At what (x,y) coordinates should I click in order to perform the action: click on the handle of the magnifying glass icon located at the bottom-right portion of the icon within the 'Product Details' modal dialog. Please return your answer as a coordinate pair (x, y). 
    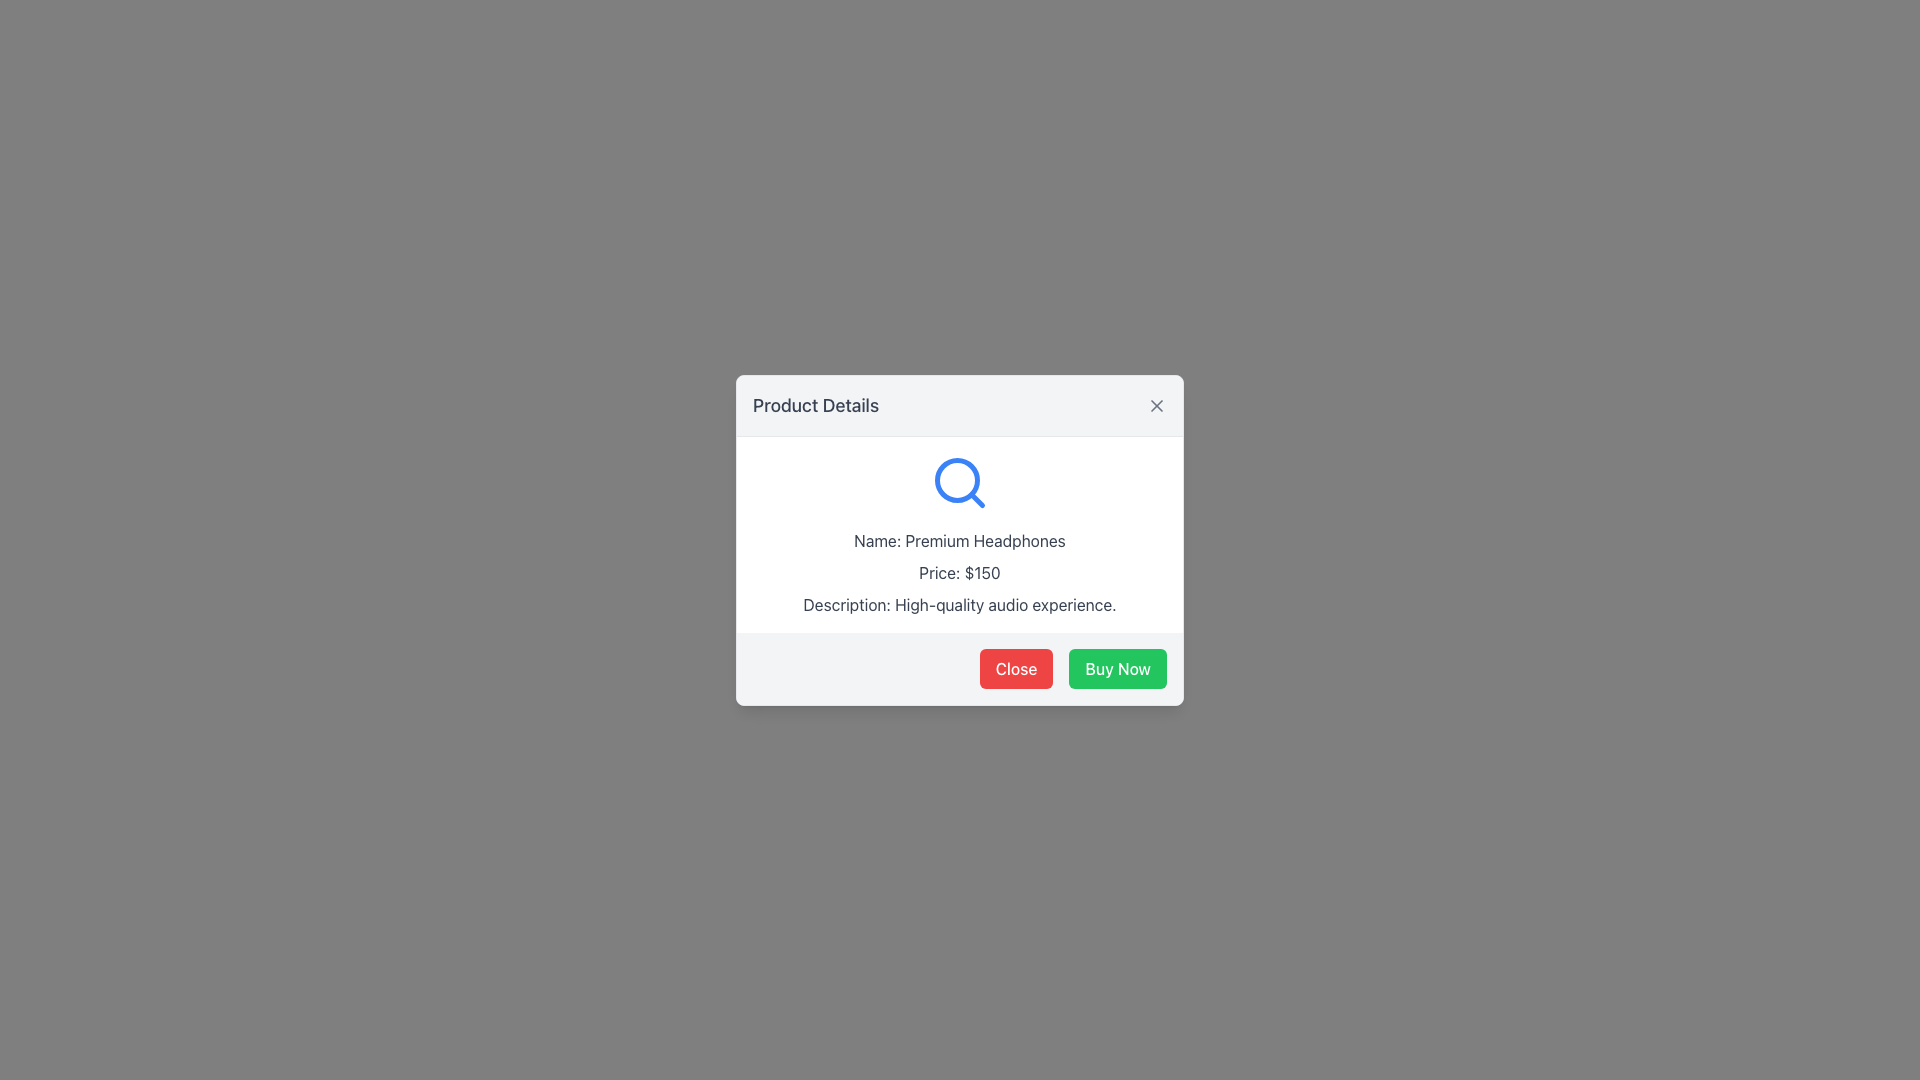
    Looking at the image, I should click on (977, 498).